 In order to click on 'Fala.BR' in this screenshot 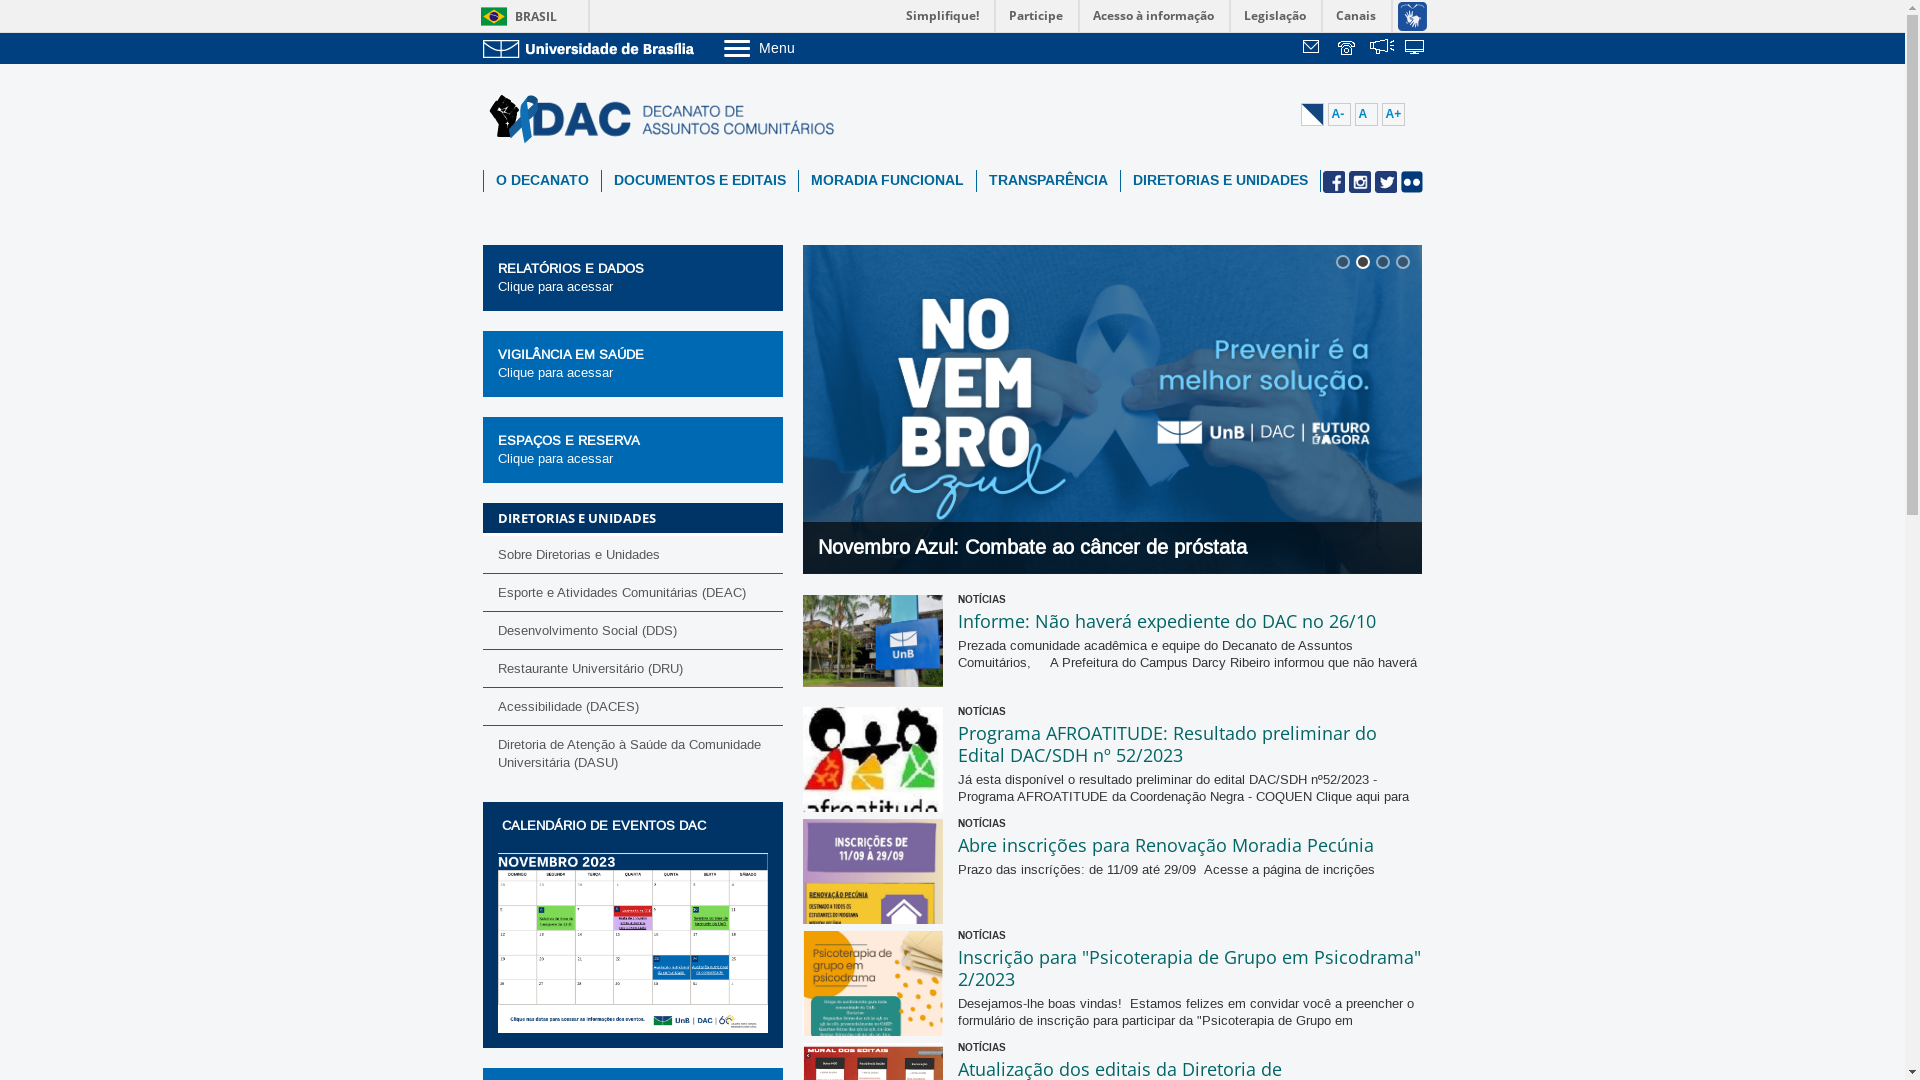, I will do `click(1381, 48)`.